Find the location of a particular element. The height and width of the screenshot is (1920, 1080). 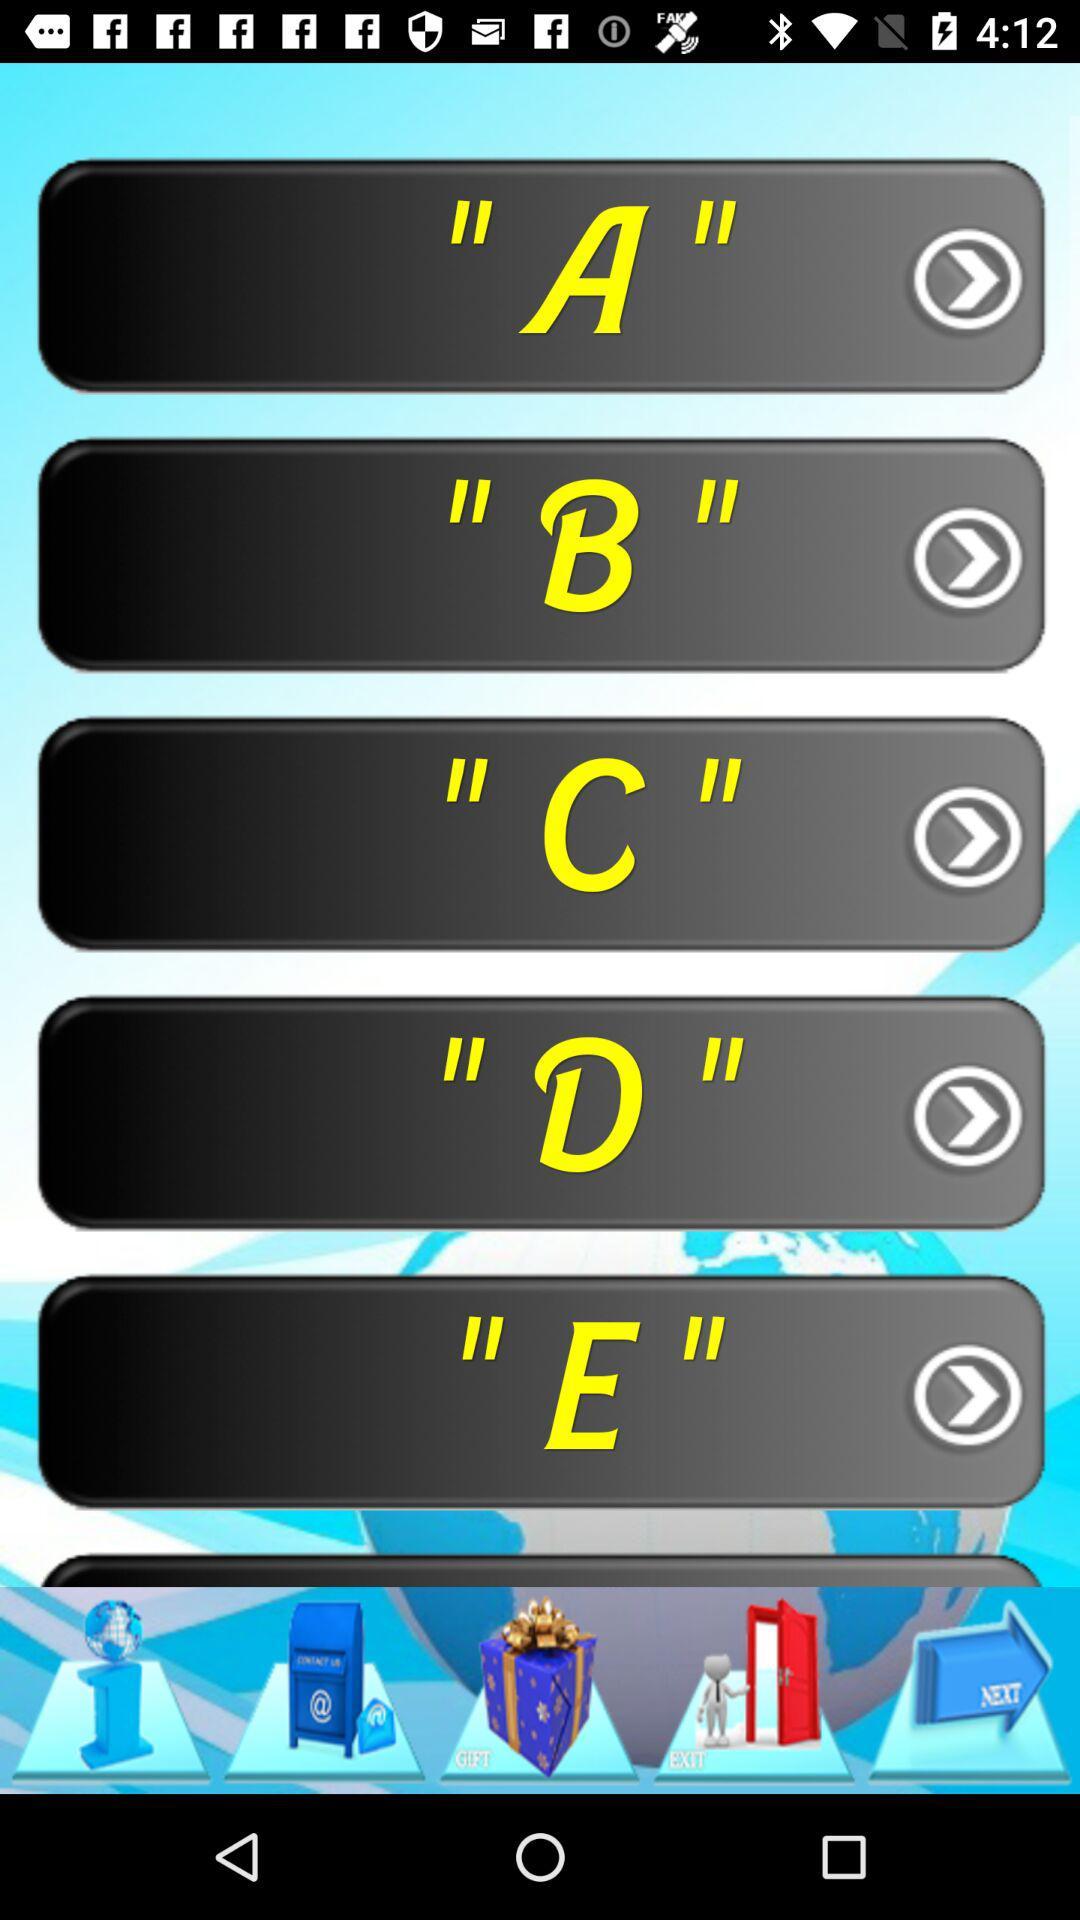

item below   " f " is located at coordinates (538, 1689).